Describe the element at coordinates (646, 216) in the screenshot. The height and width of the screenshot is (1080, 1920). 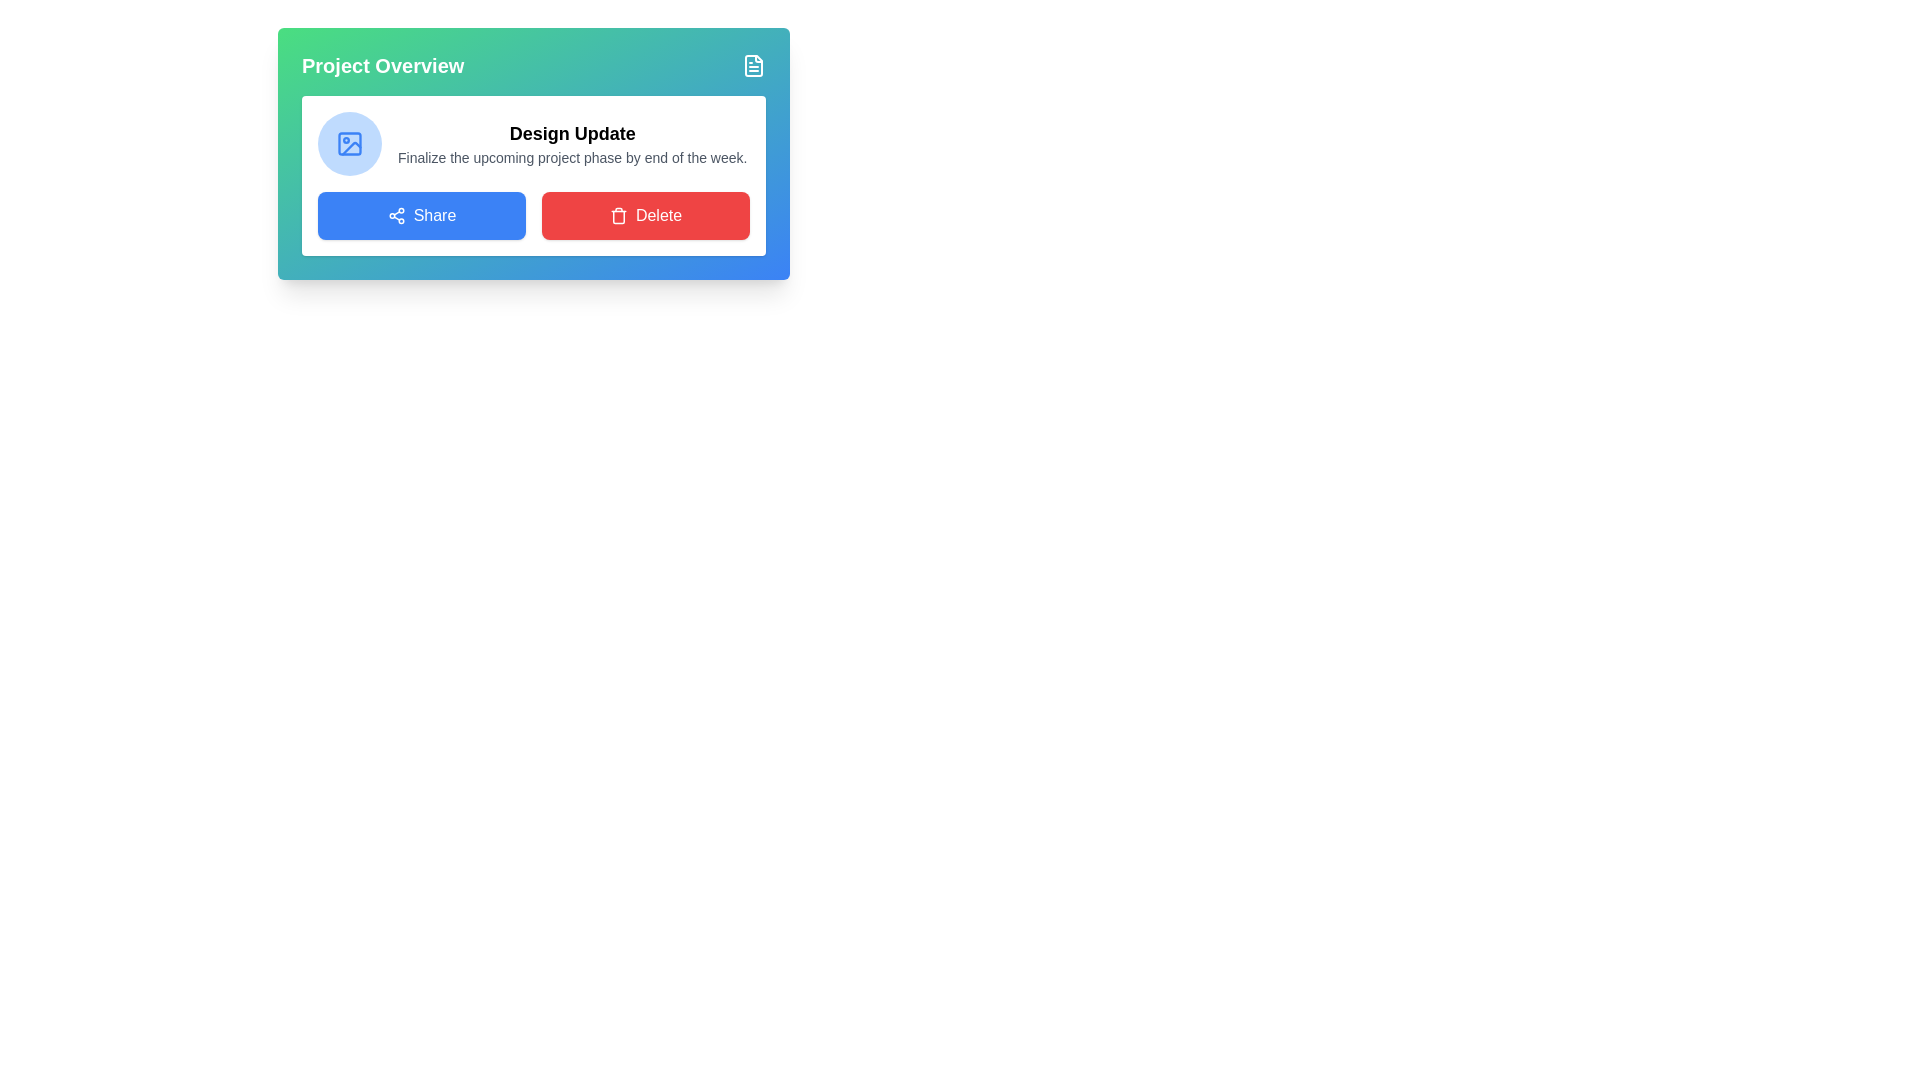
I see `the red 'Delete' button with a white trash can icon to observe hover effects` at that location.